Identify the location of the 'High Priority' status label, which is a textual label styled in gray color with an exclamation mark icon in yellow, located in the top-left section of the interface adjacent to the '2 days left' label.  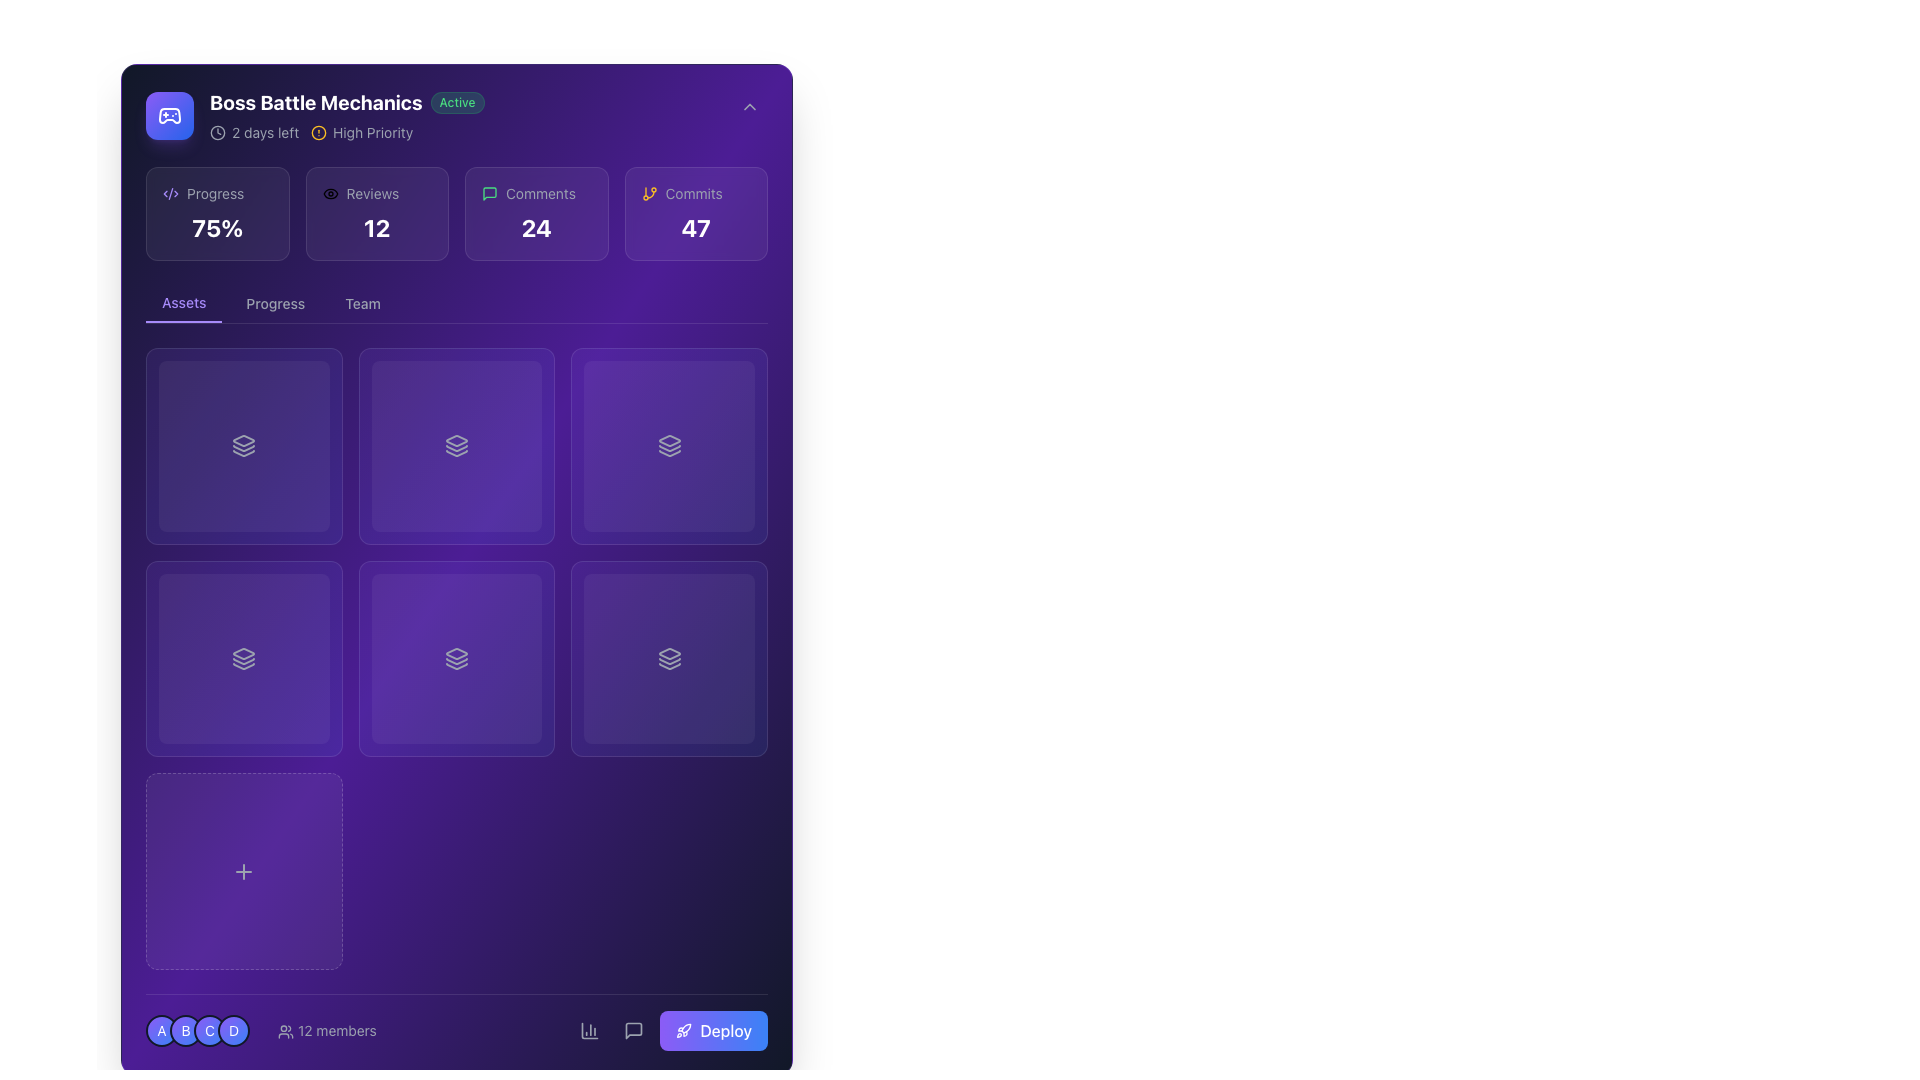
(362, 132).